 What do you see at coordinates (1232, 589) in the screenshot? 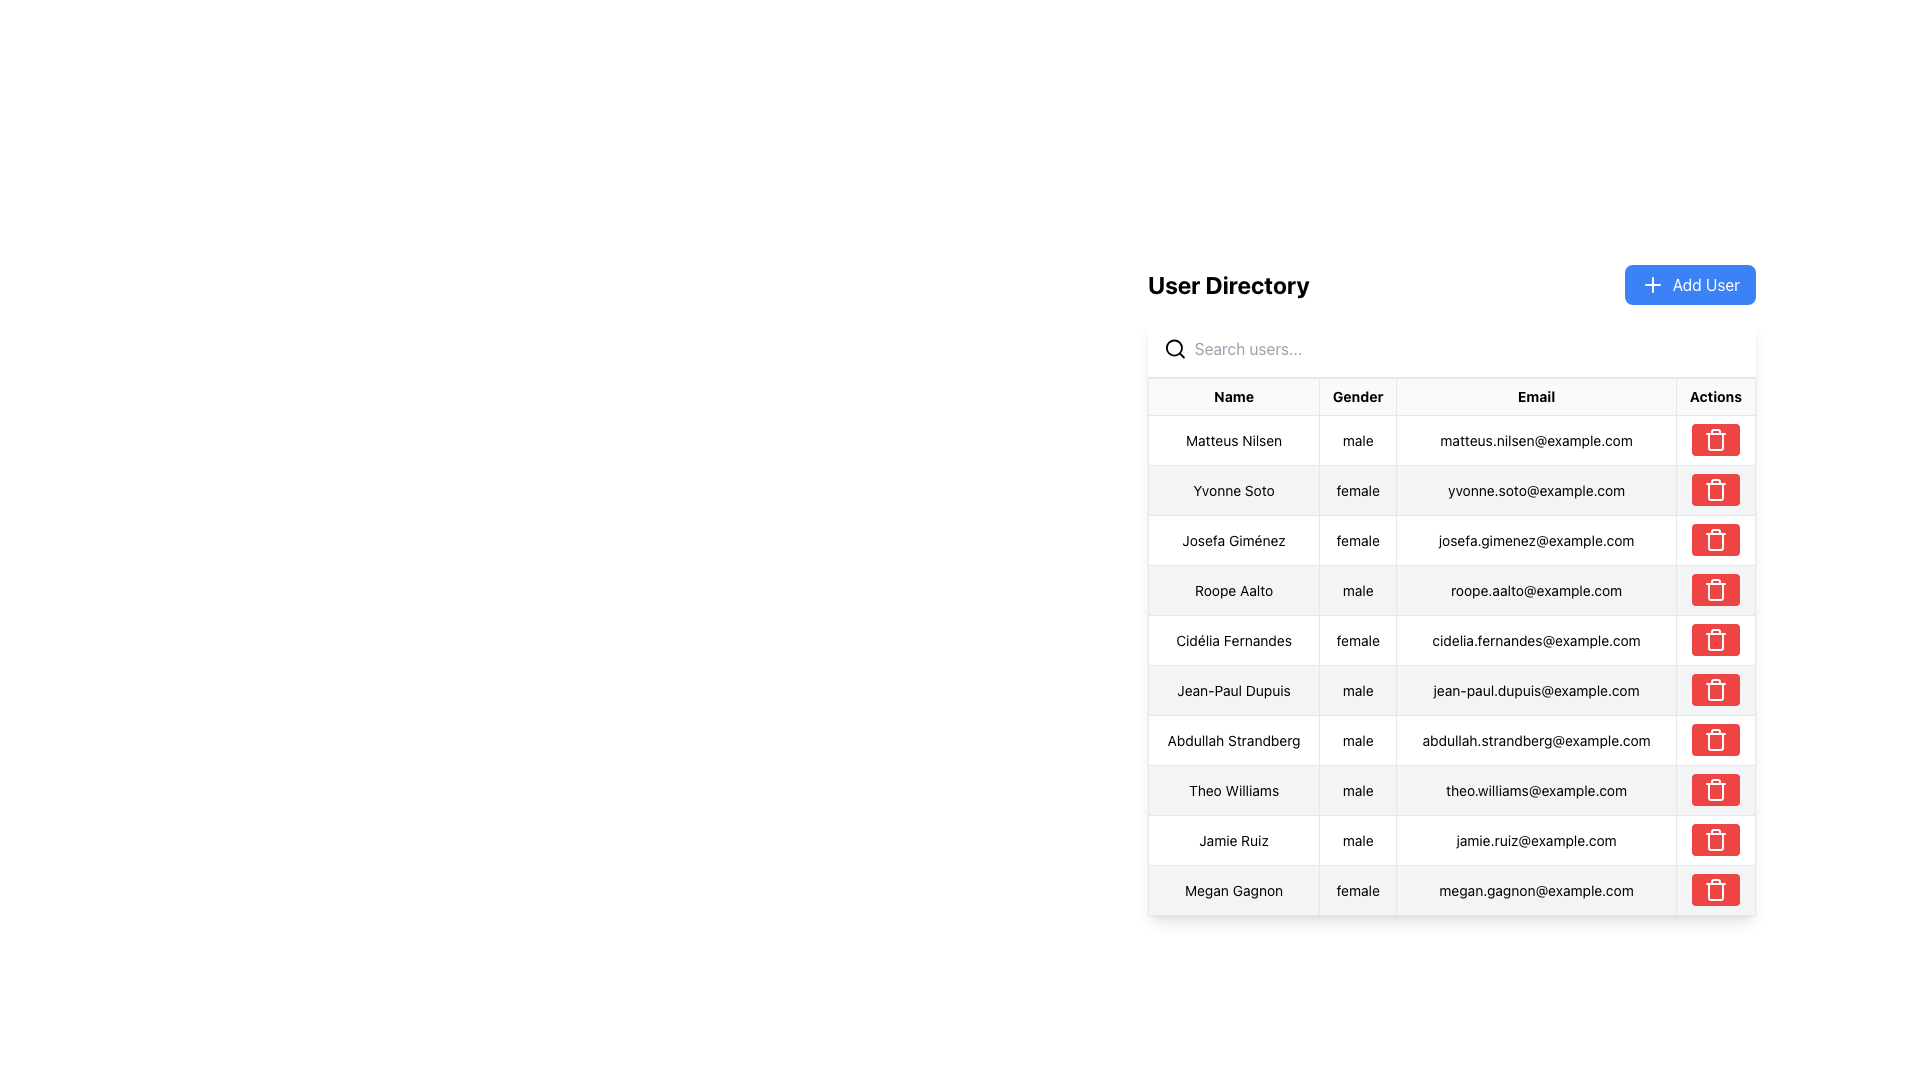
I see `text content of the user name label located in the first column of the fourth row in the directory table` at bounding box center [1232, 589].